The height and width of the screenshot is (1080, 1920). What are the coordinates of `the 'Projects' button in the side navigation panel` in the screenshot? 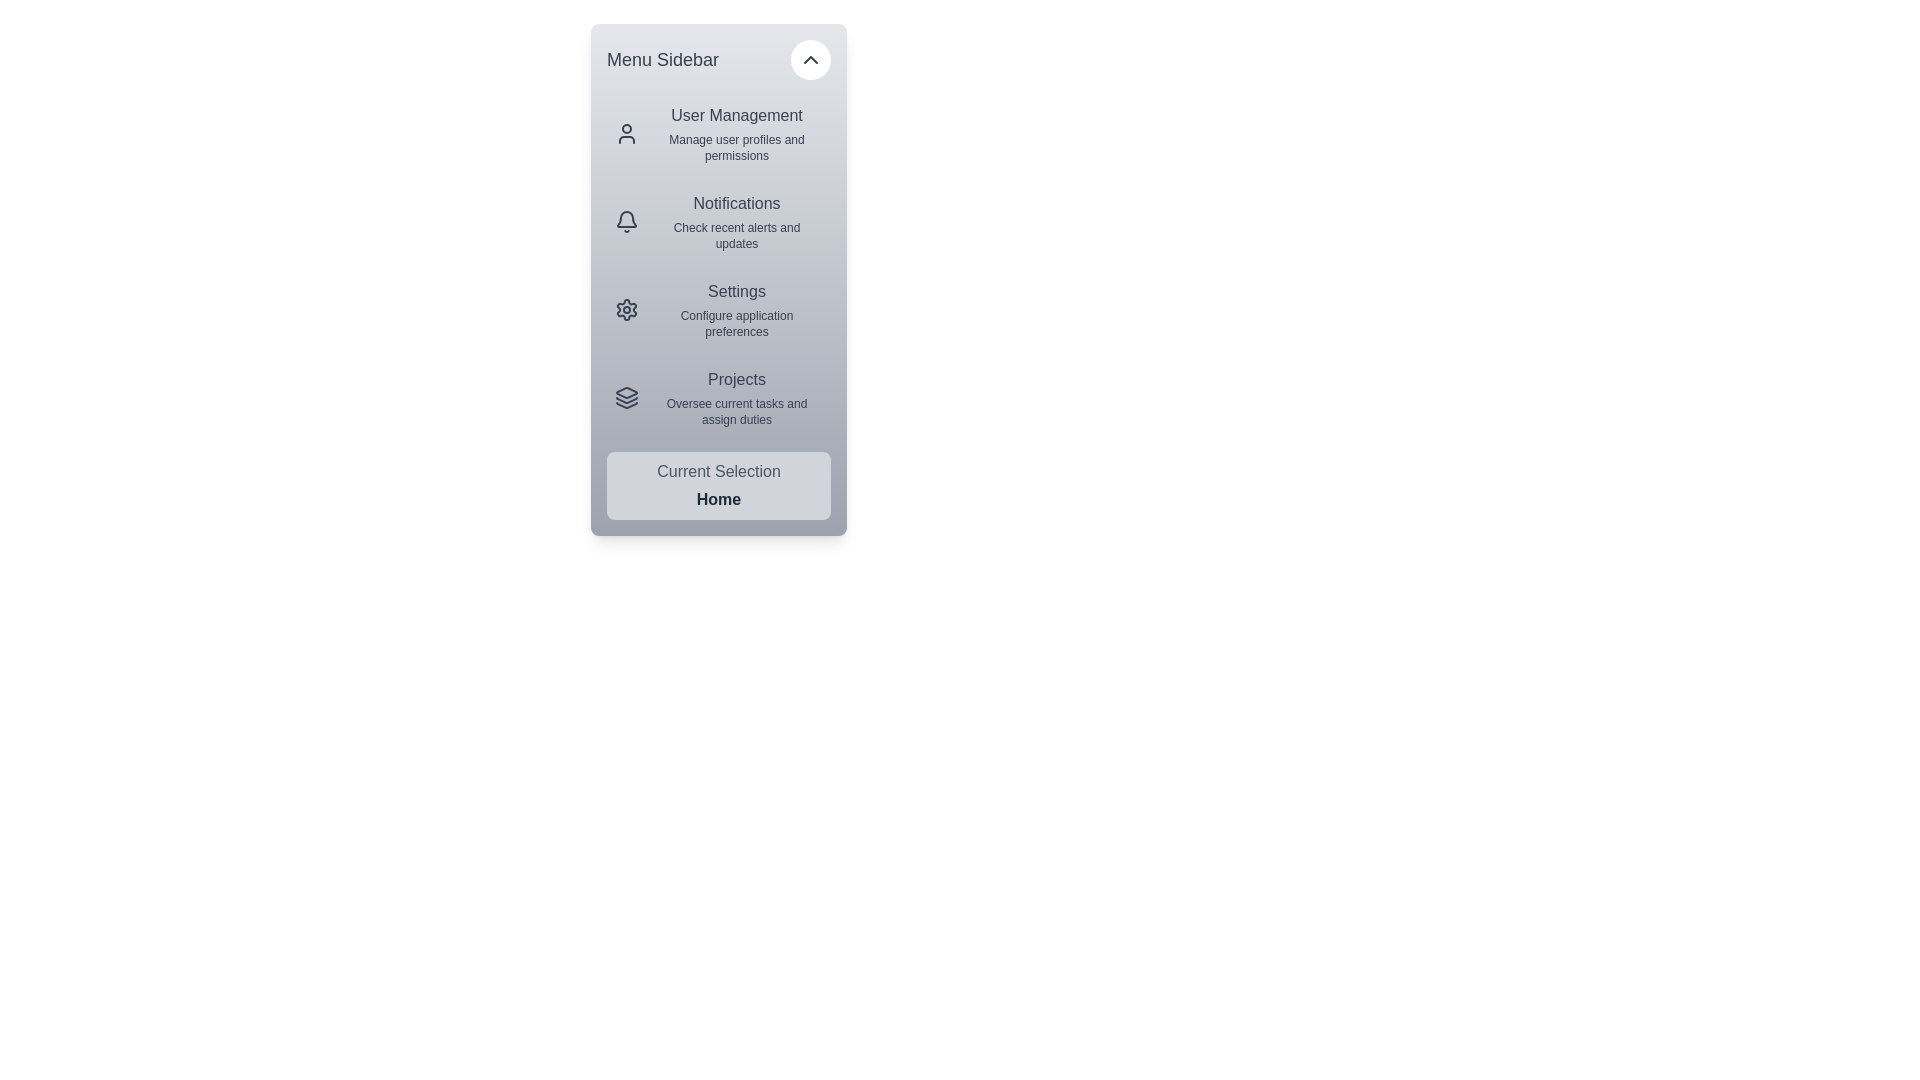 It's located at (719, 397).